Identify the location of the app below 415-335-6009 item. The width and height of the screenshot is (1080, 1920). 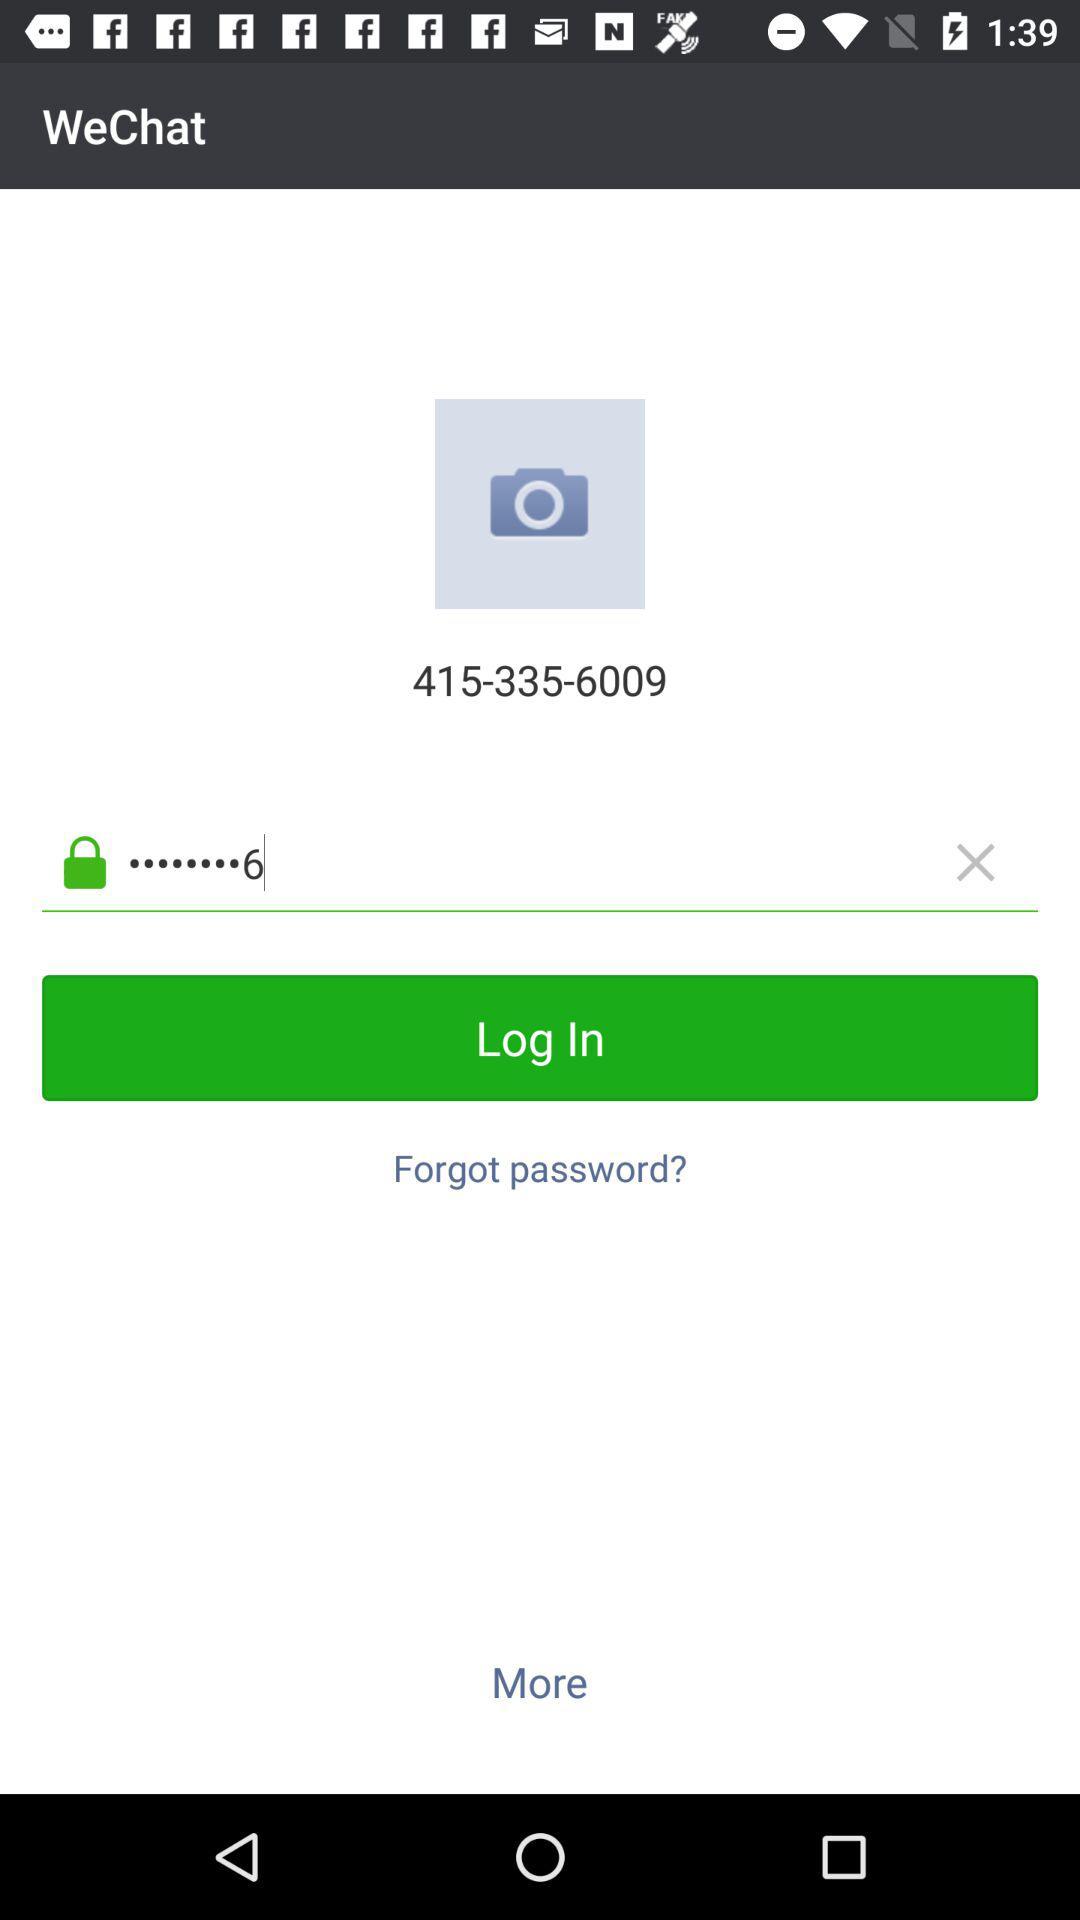
(572, 862).